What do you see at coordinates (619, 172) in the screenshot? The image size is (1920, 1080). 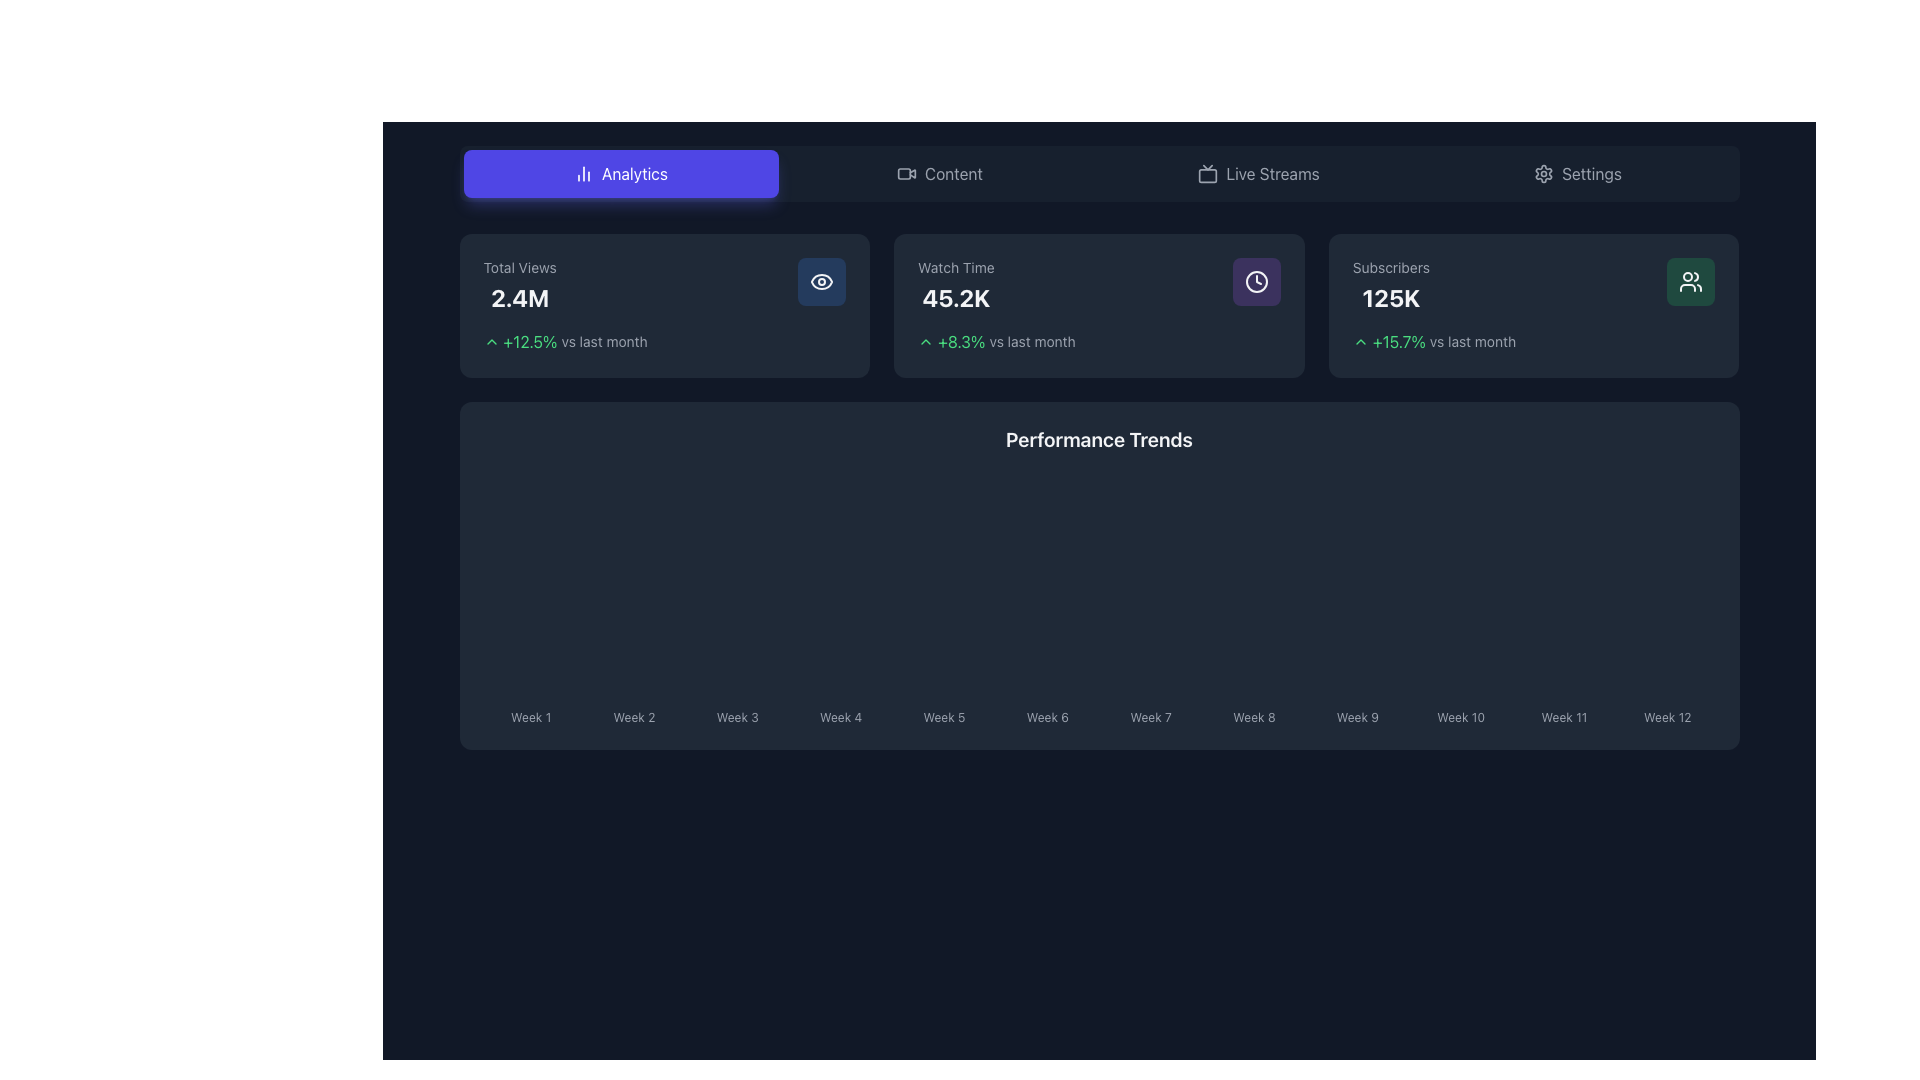 I see `the 'Analytics' button, which has a purple background with white text and an icon of a bar chart` at bounding box center [619, 172].